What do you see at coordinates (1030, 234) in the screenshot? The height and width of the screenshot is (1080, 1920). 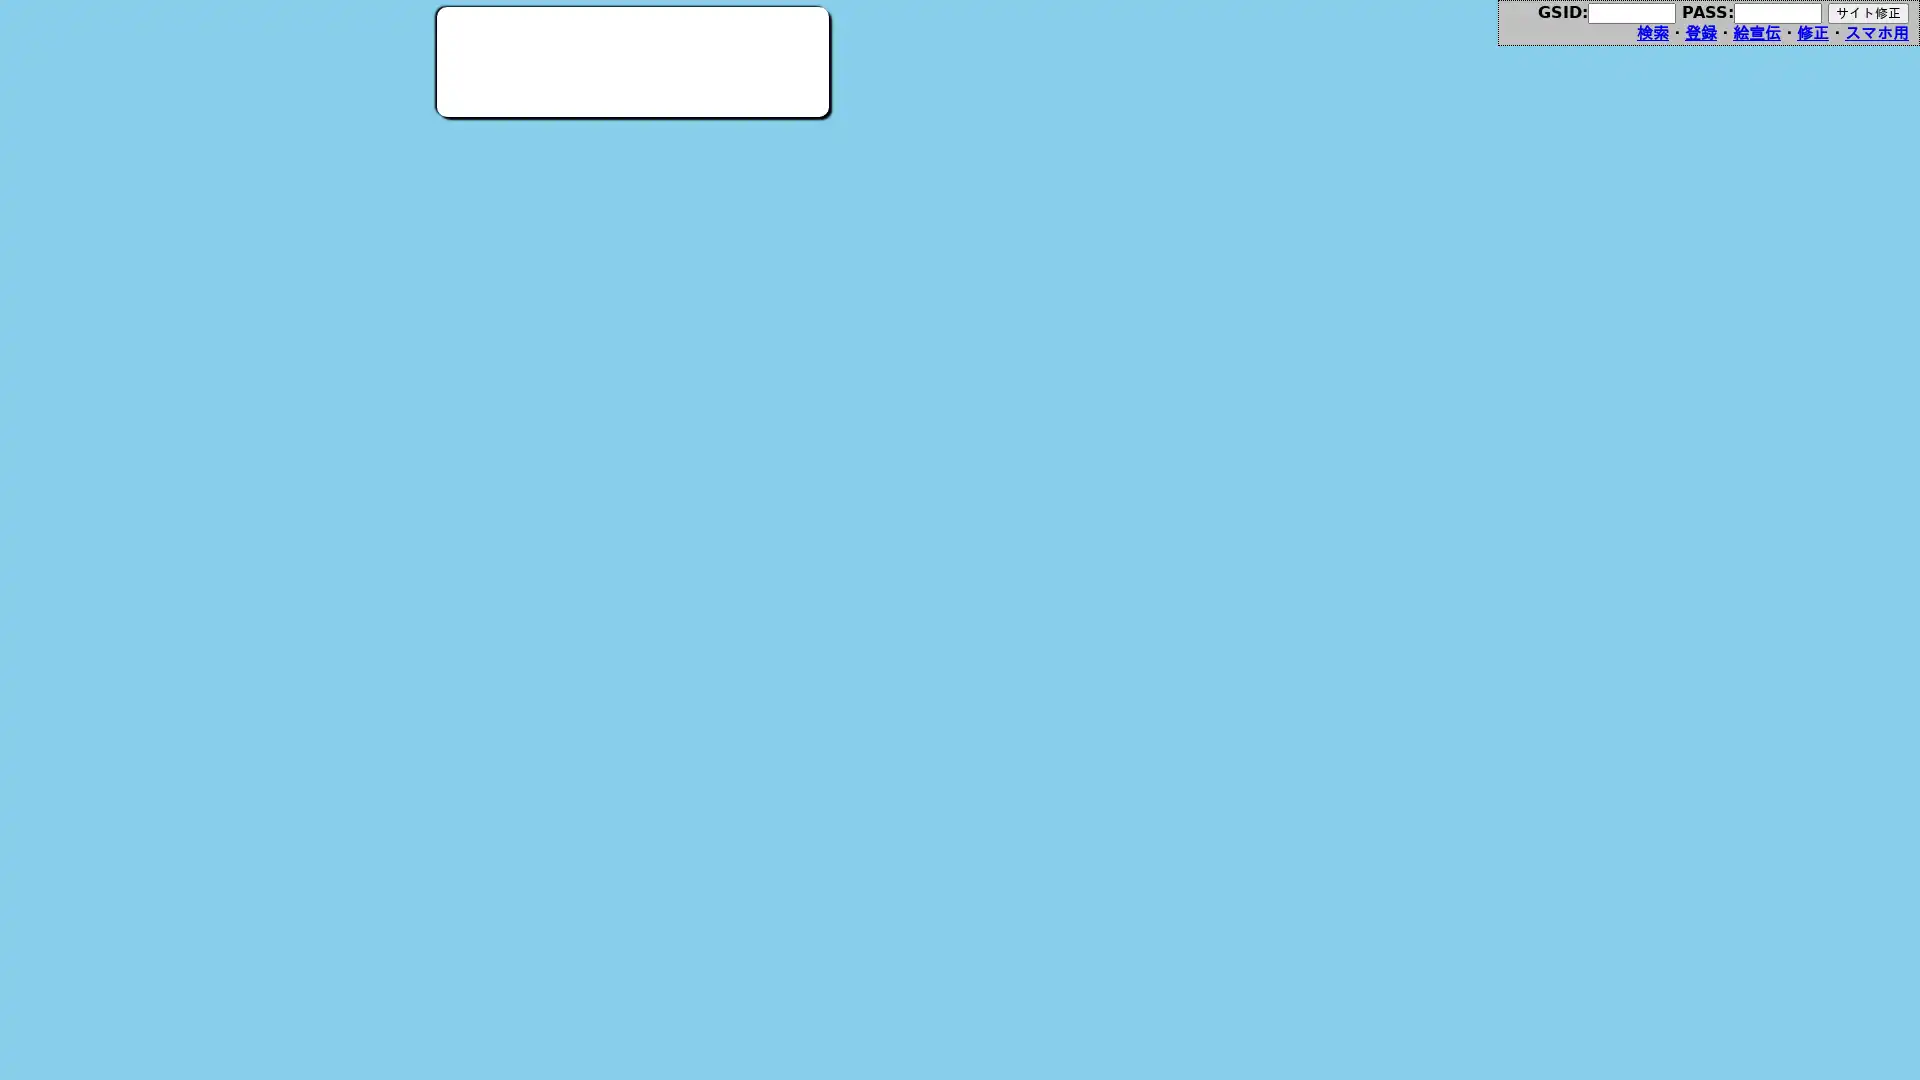 I see `Apple` at bounding box center [1030, 234].